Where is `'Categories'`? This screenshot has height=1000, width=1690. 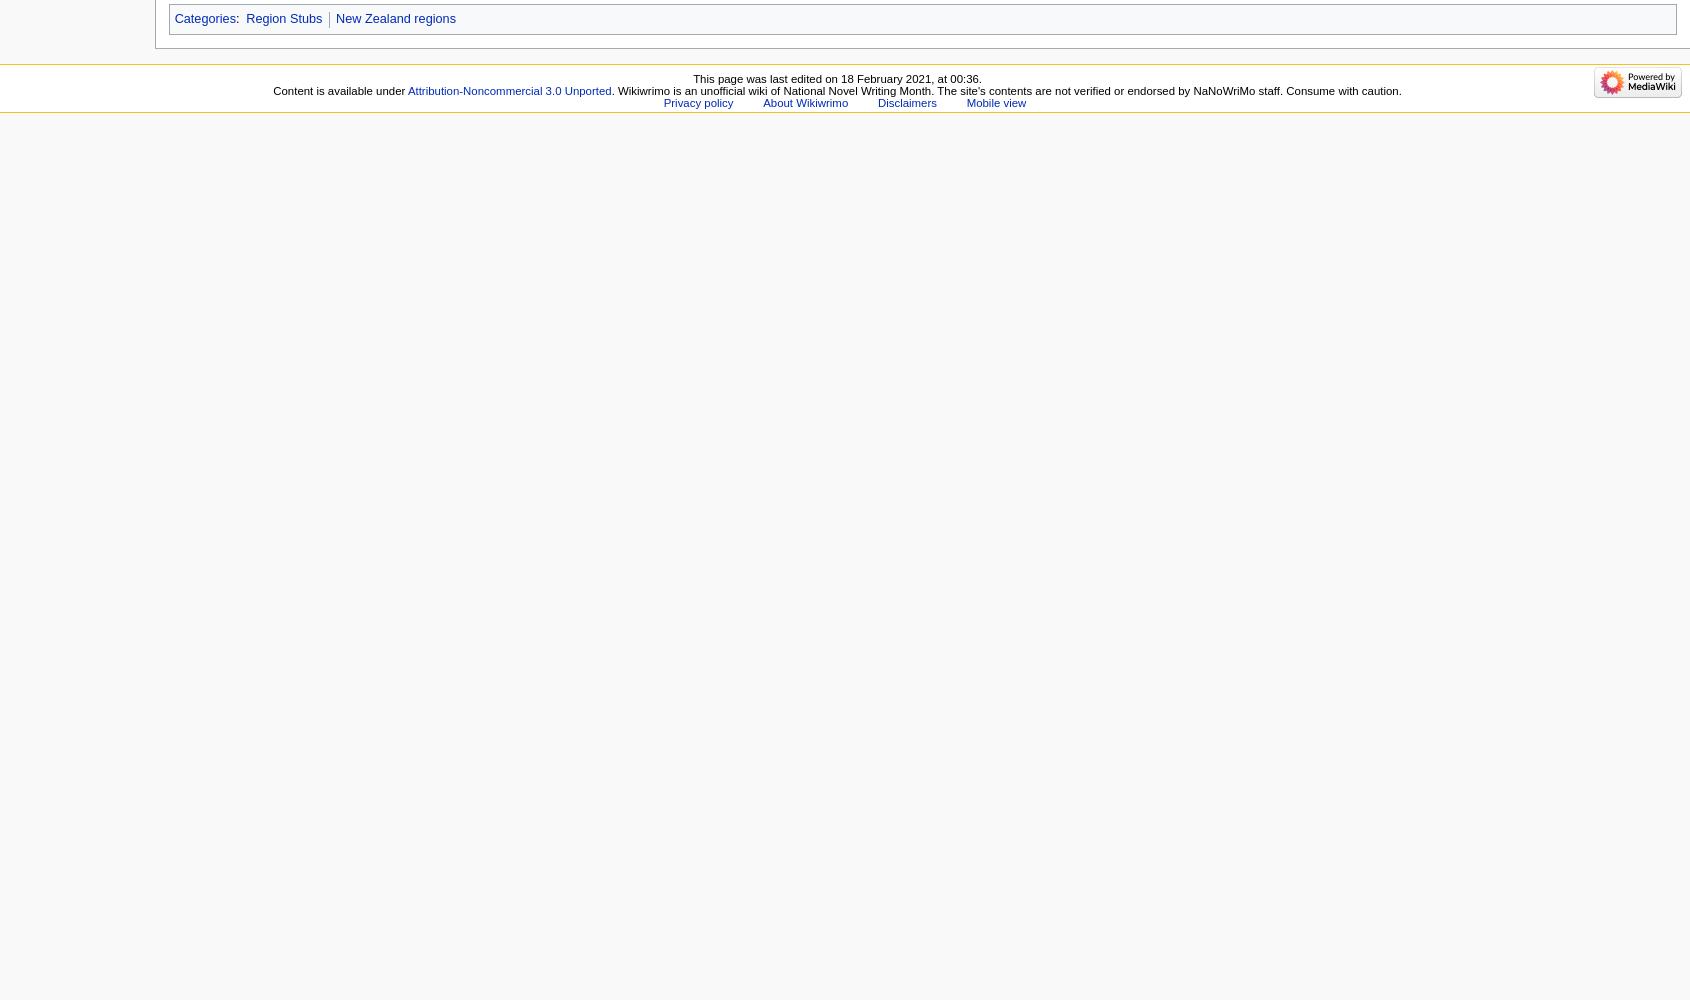
'Categories' is located at coordinates (203, 18).